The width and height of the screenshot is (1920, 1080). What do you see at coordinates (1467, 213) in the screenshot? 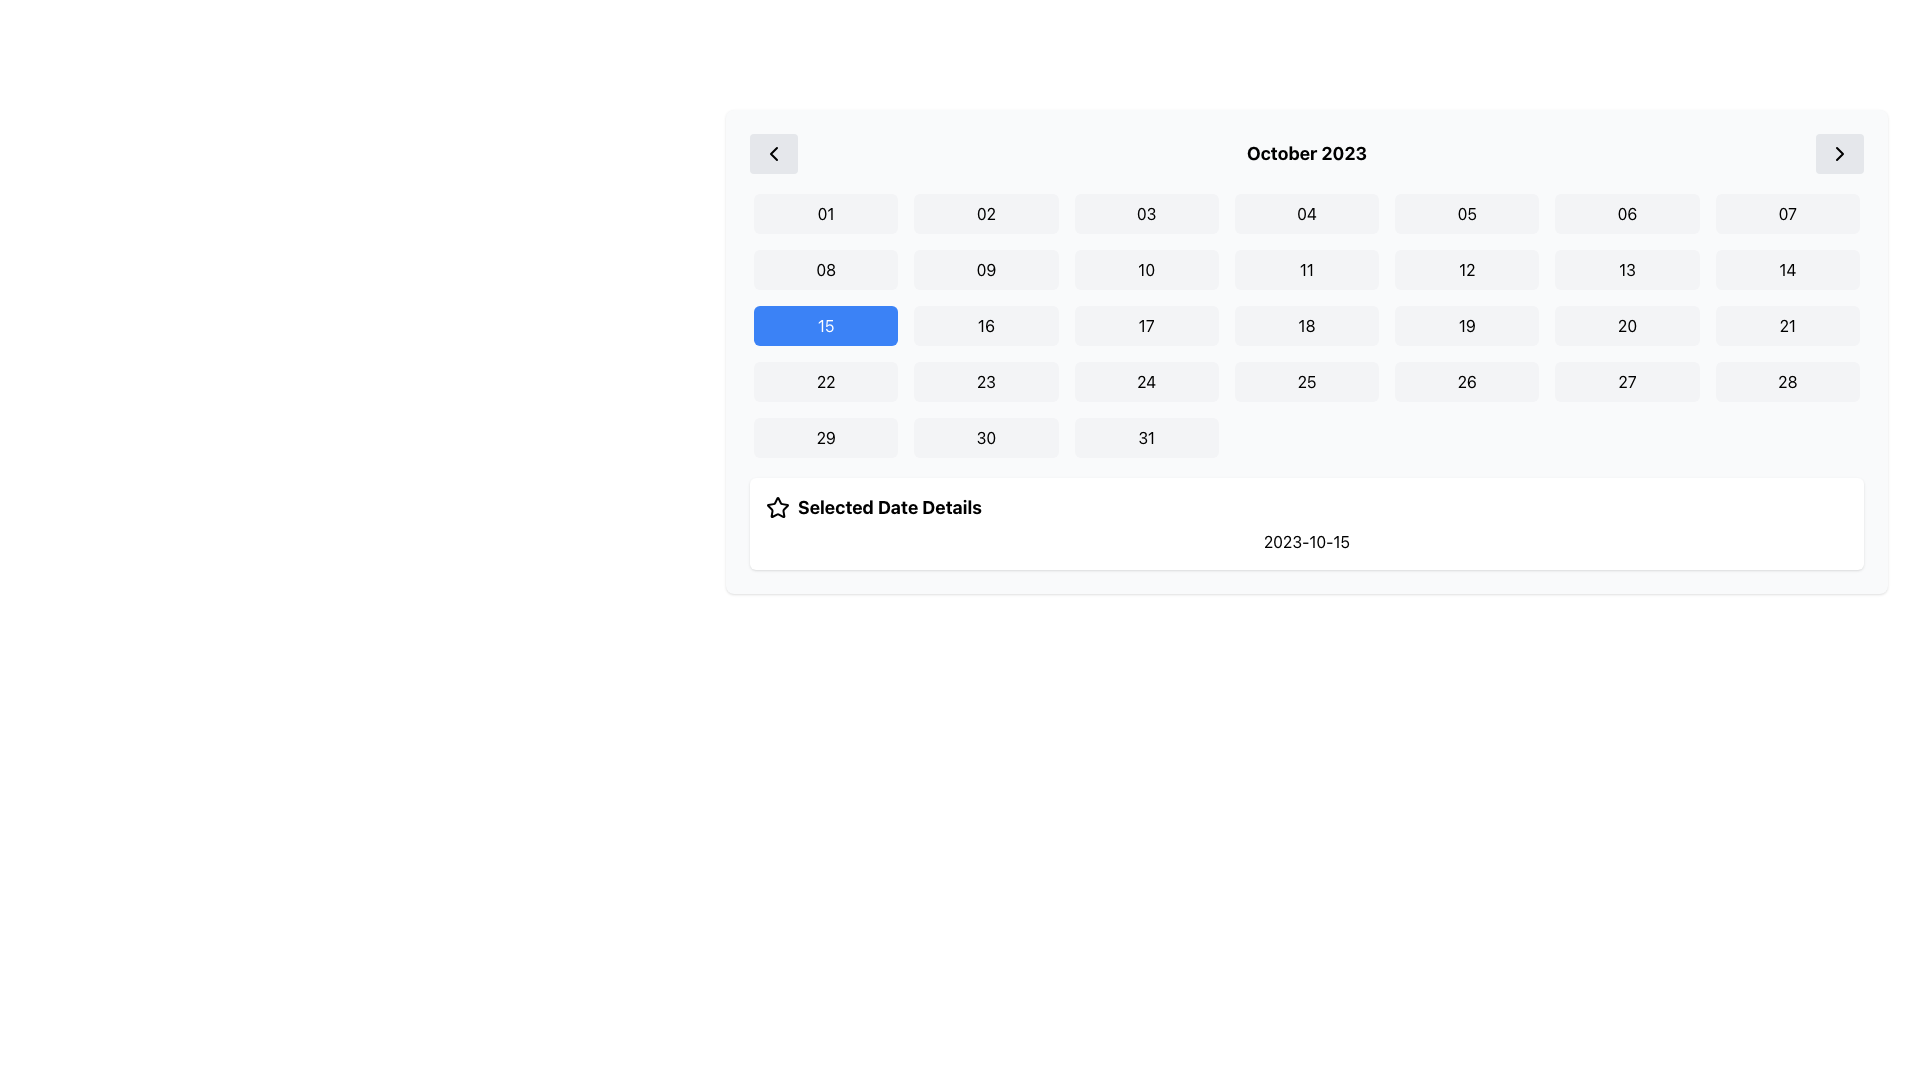
I see `the selectable date button representing '05' in the calendar interface` at bounding box center [1467, 213].